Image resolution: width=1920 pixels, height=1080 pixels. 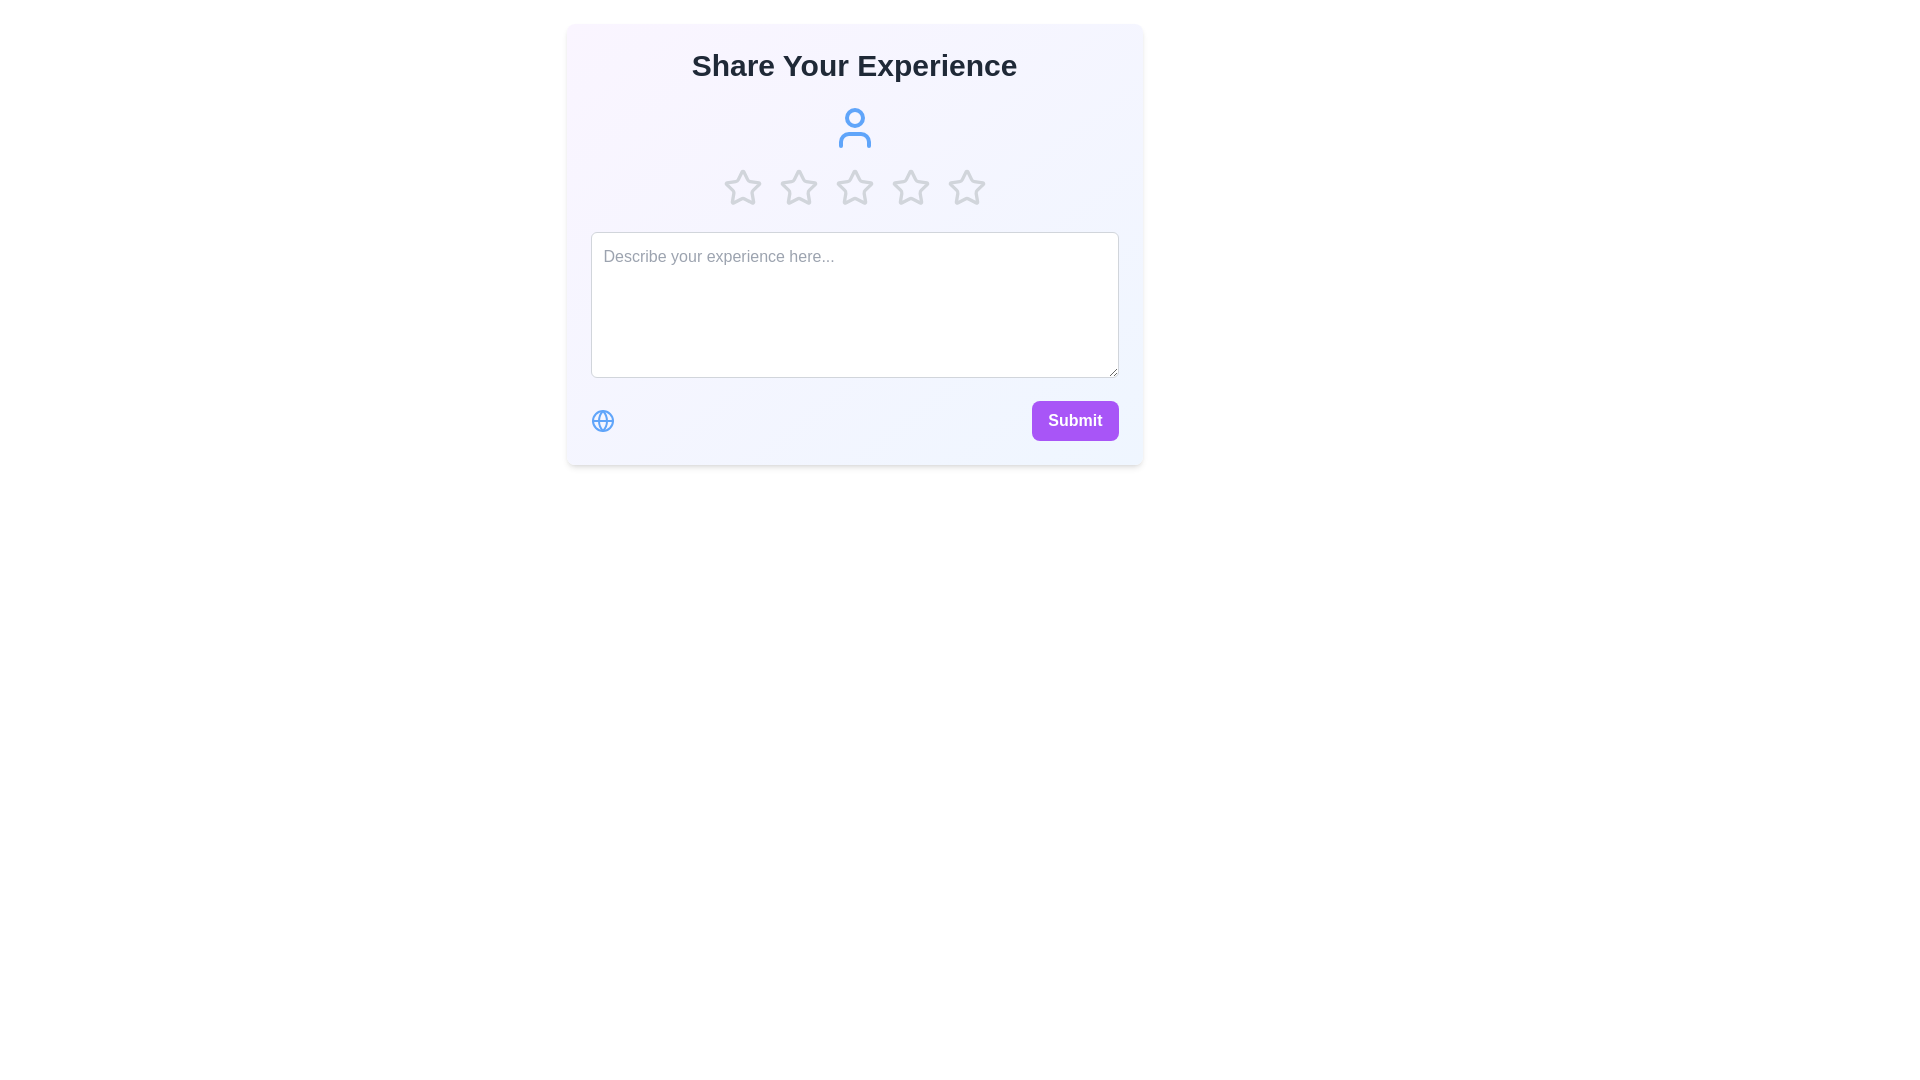 What do you see at coordinates (909, 188) in the screenshot?
I see `the 5th star icon` at bounding box center [909, 188].